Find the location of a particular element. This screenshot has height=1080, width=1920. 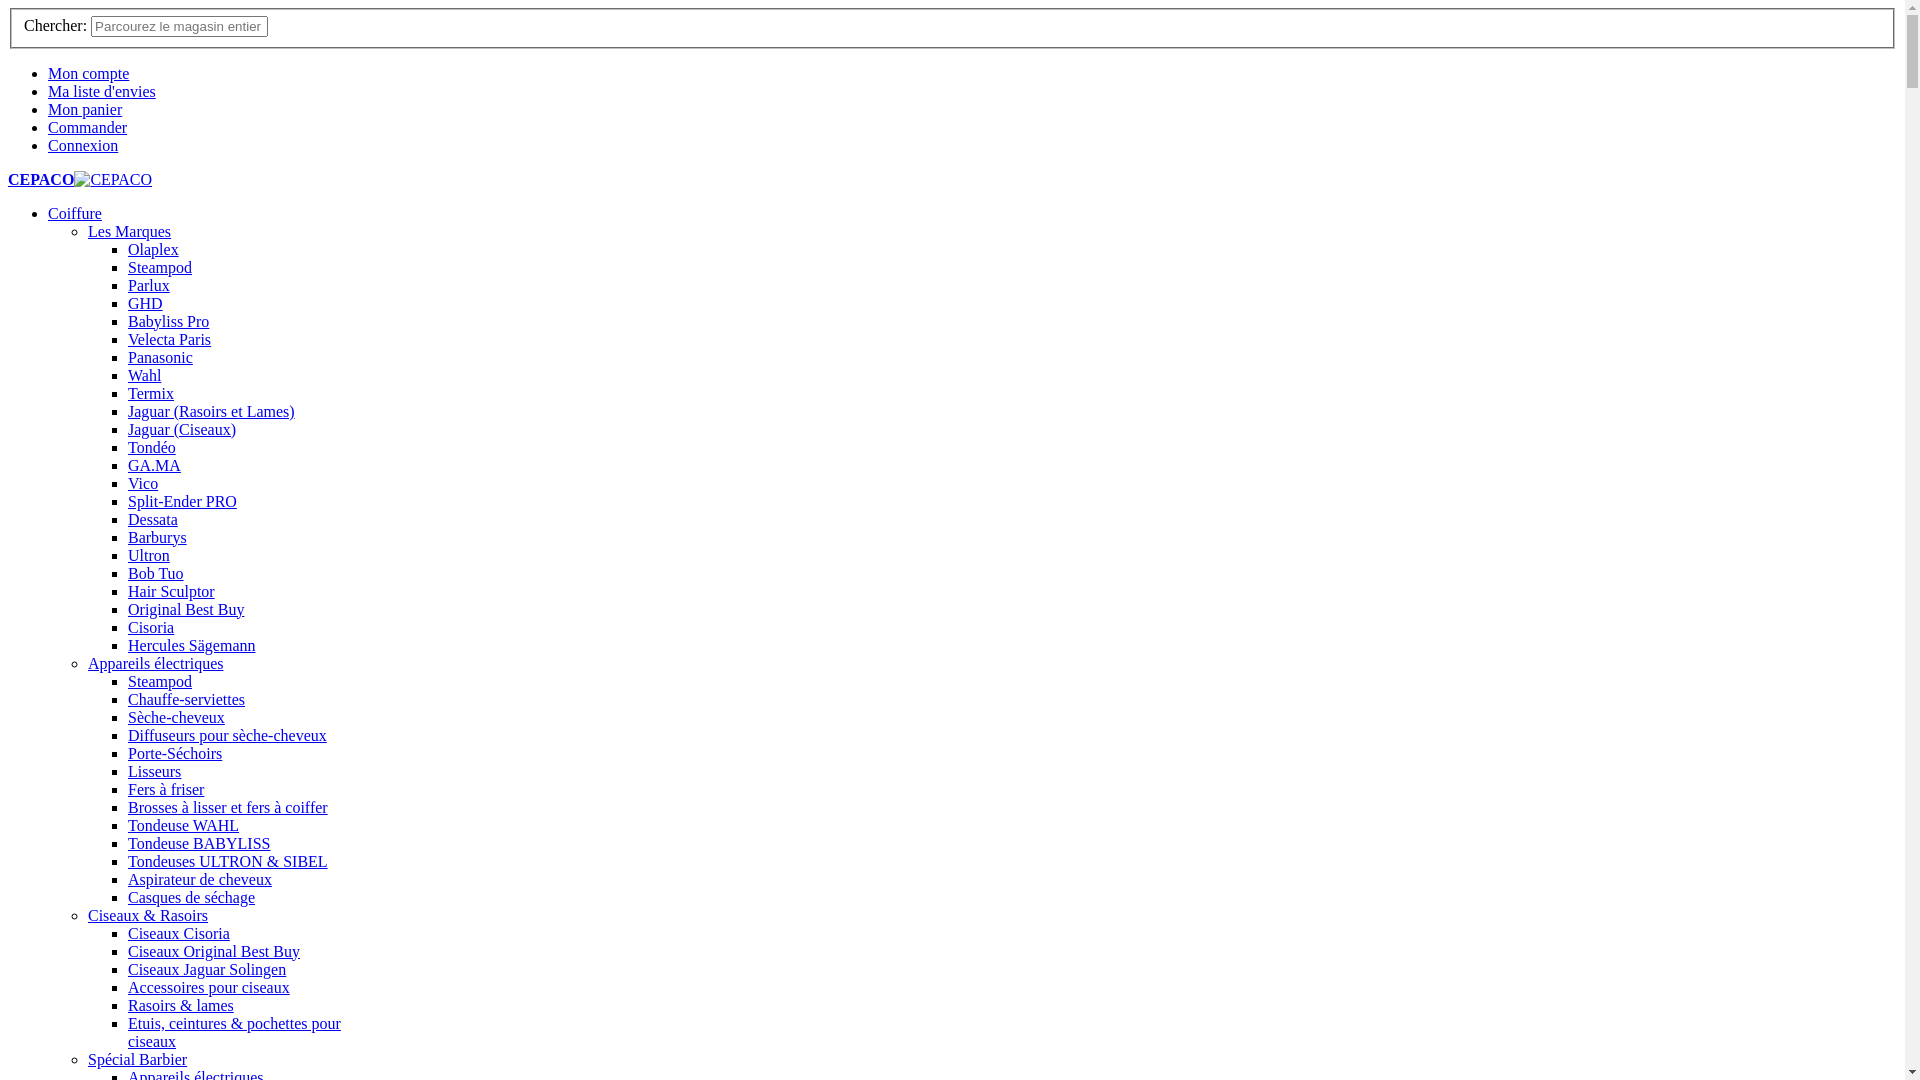

'Tondeuse WAHL' is located at coordinates (183, 825).